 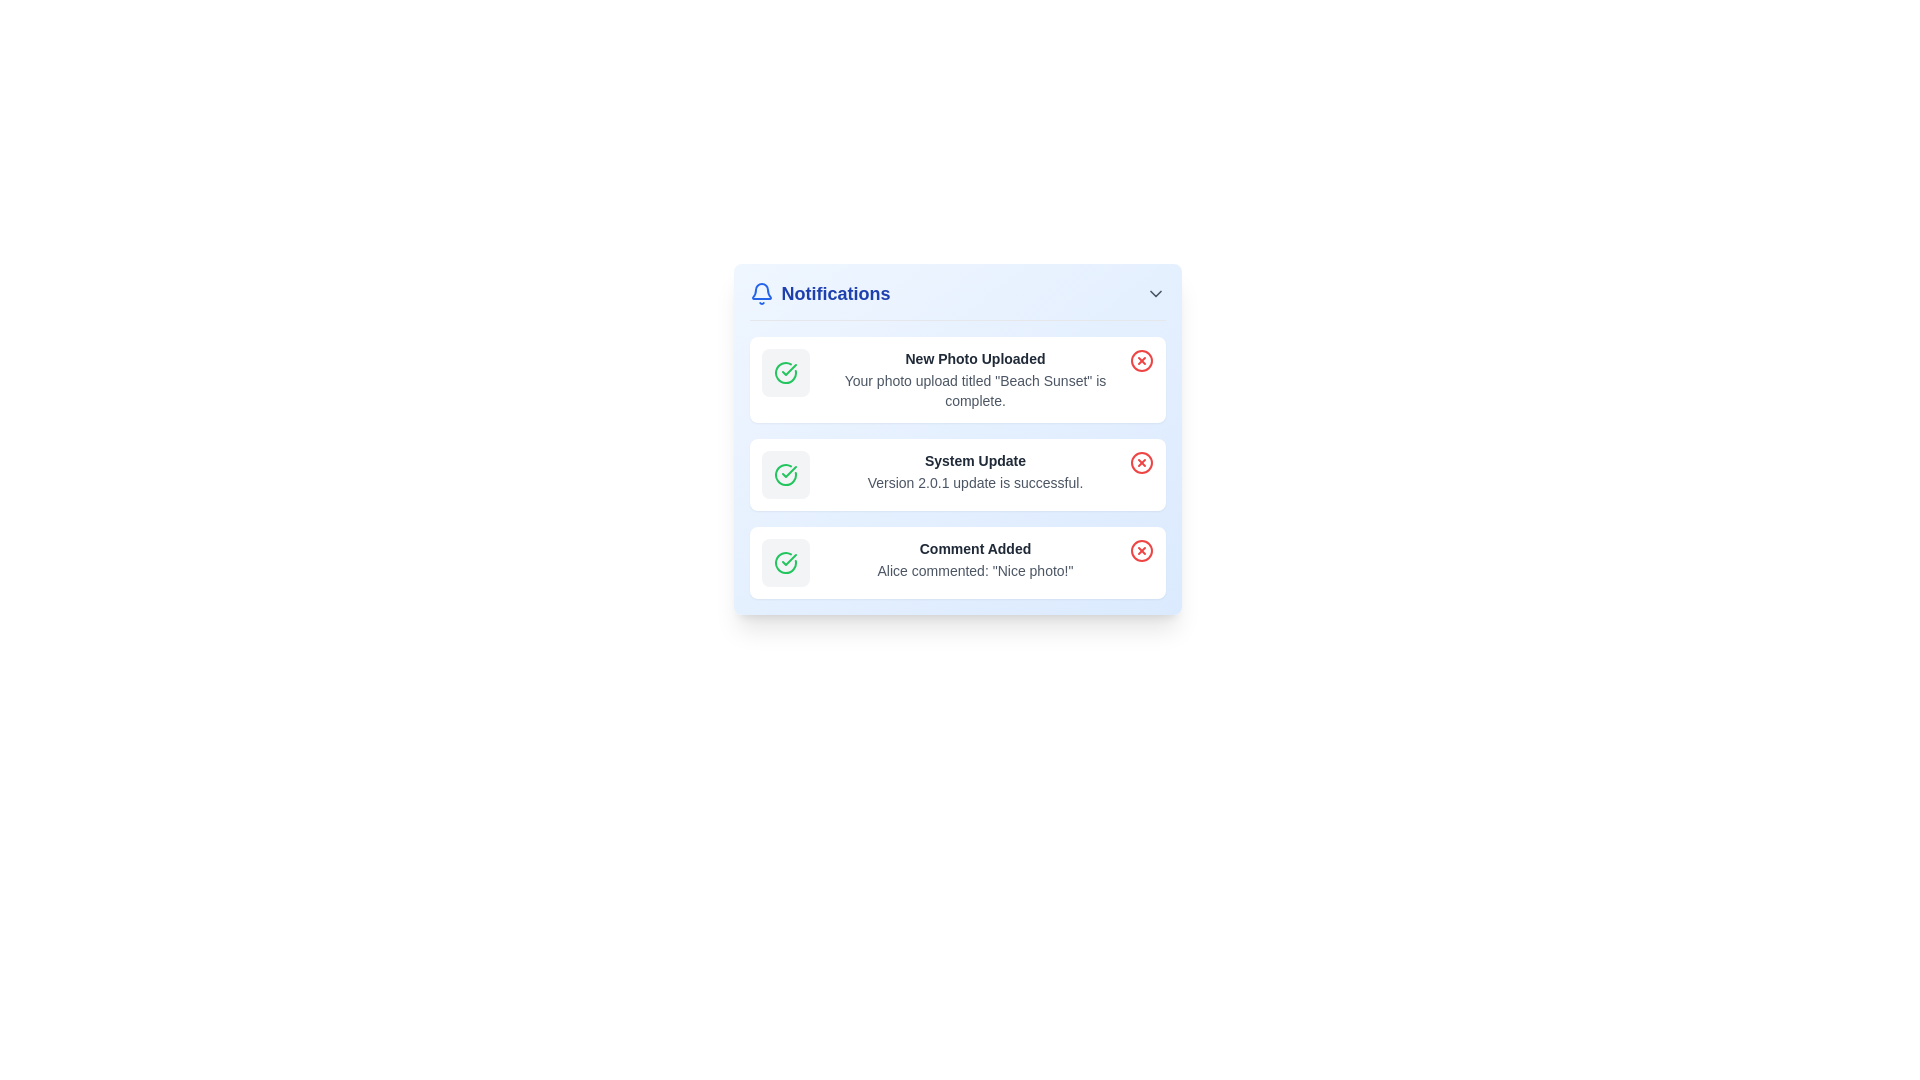 What do you see at coordinates (835, 293) in the screenshot?
I see `the Text label indicating the notifications section, which is positioned at the top-left corner of the notification card, adjacent to a bell icon` at bounding box center [835, 293].